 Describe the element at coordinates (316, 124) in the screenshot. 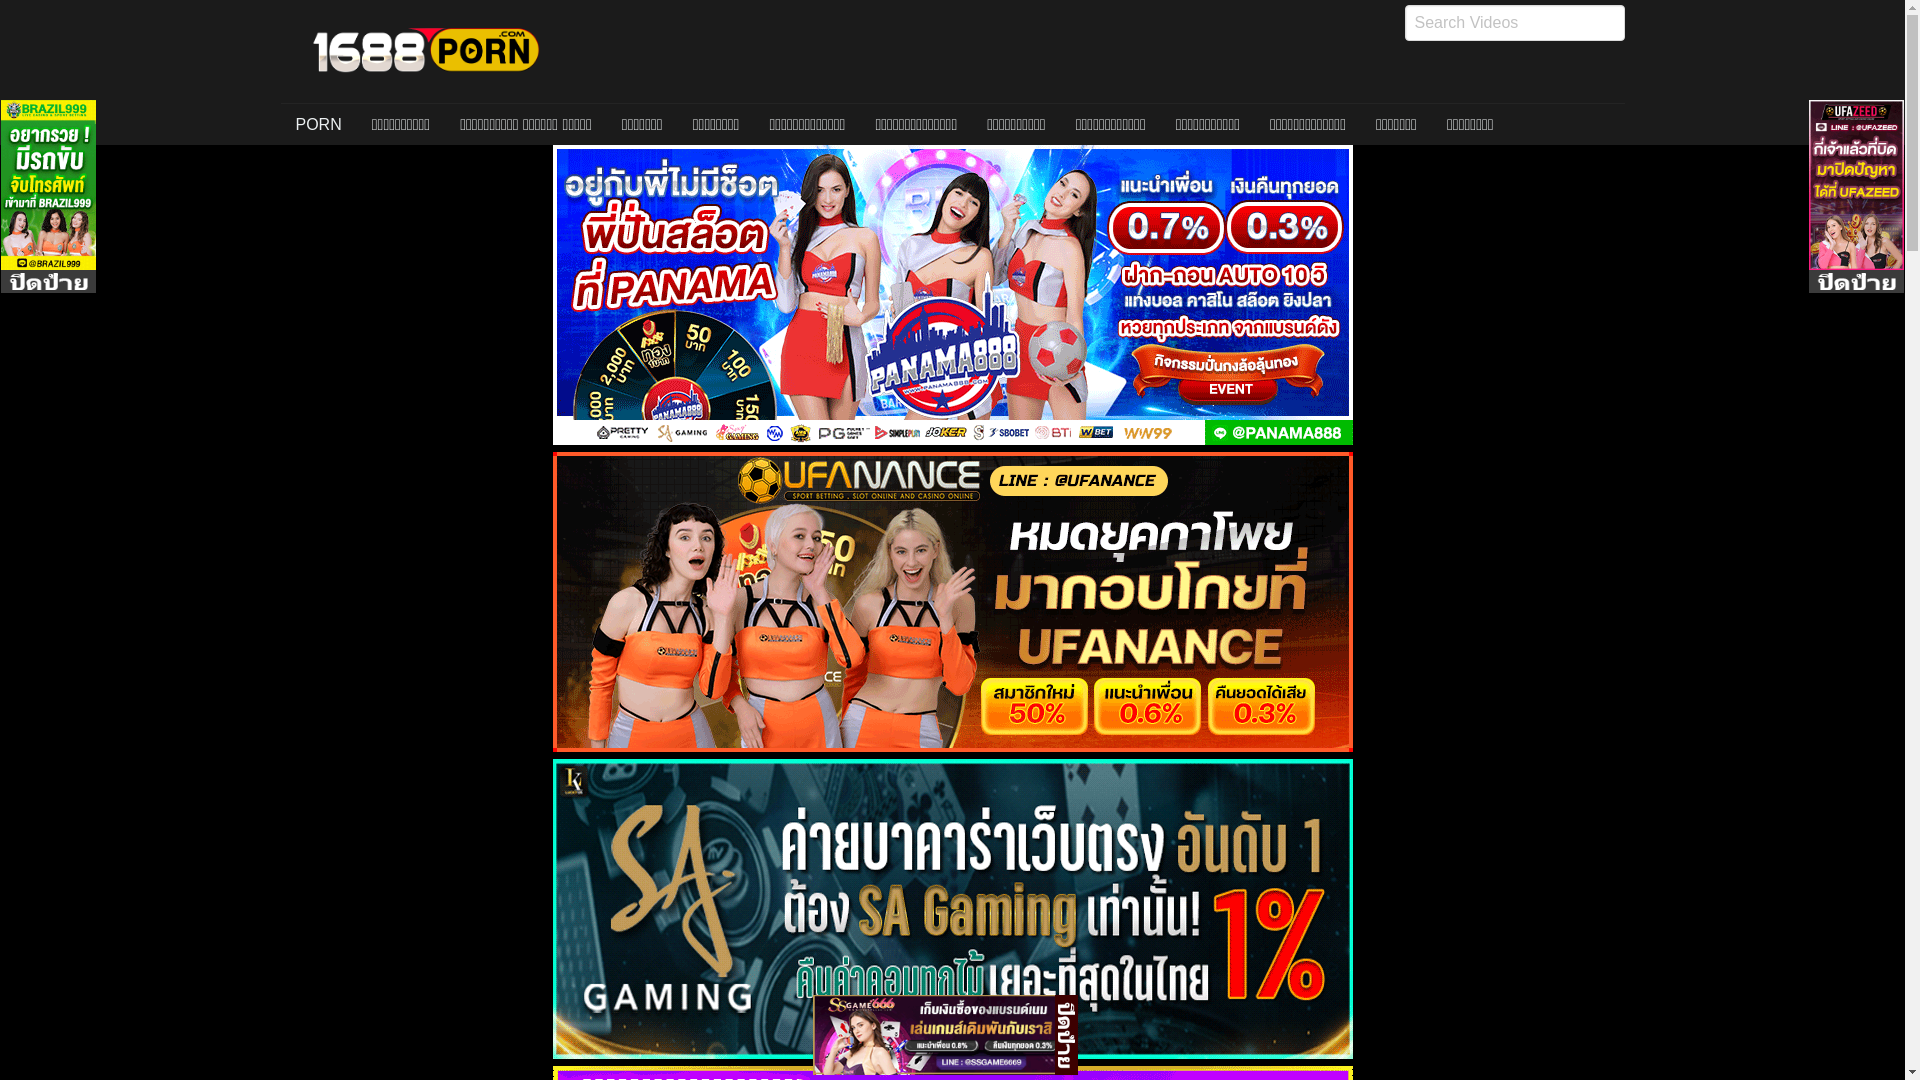

I see `'PORN'` at that location.